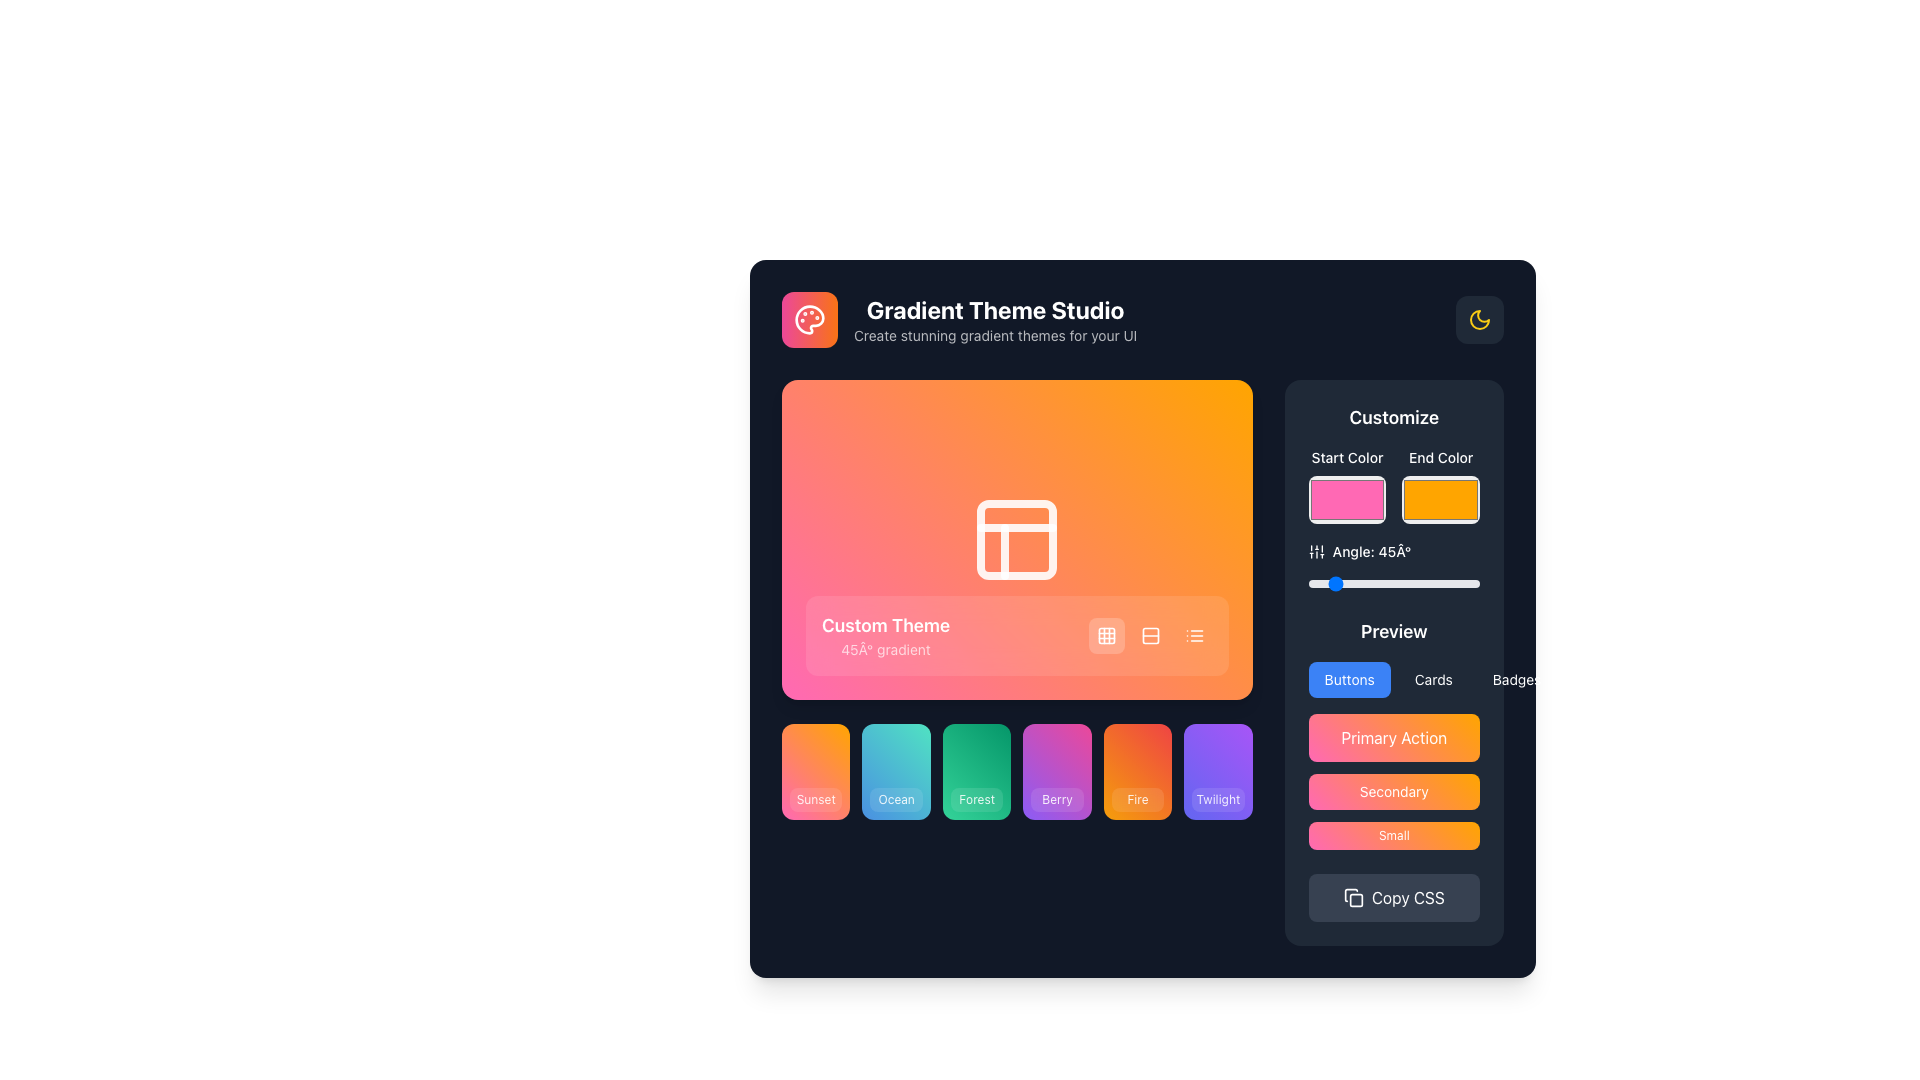 The image size is (1920, 1080). Describe the element at coordinates (1393, 897) in the screenshot. I see `the 'Copy CSS' button, which is a rounded rectangular button with a dark gray background and white text, located at the bottom of the 'Customize' section` at that location.